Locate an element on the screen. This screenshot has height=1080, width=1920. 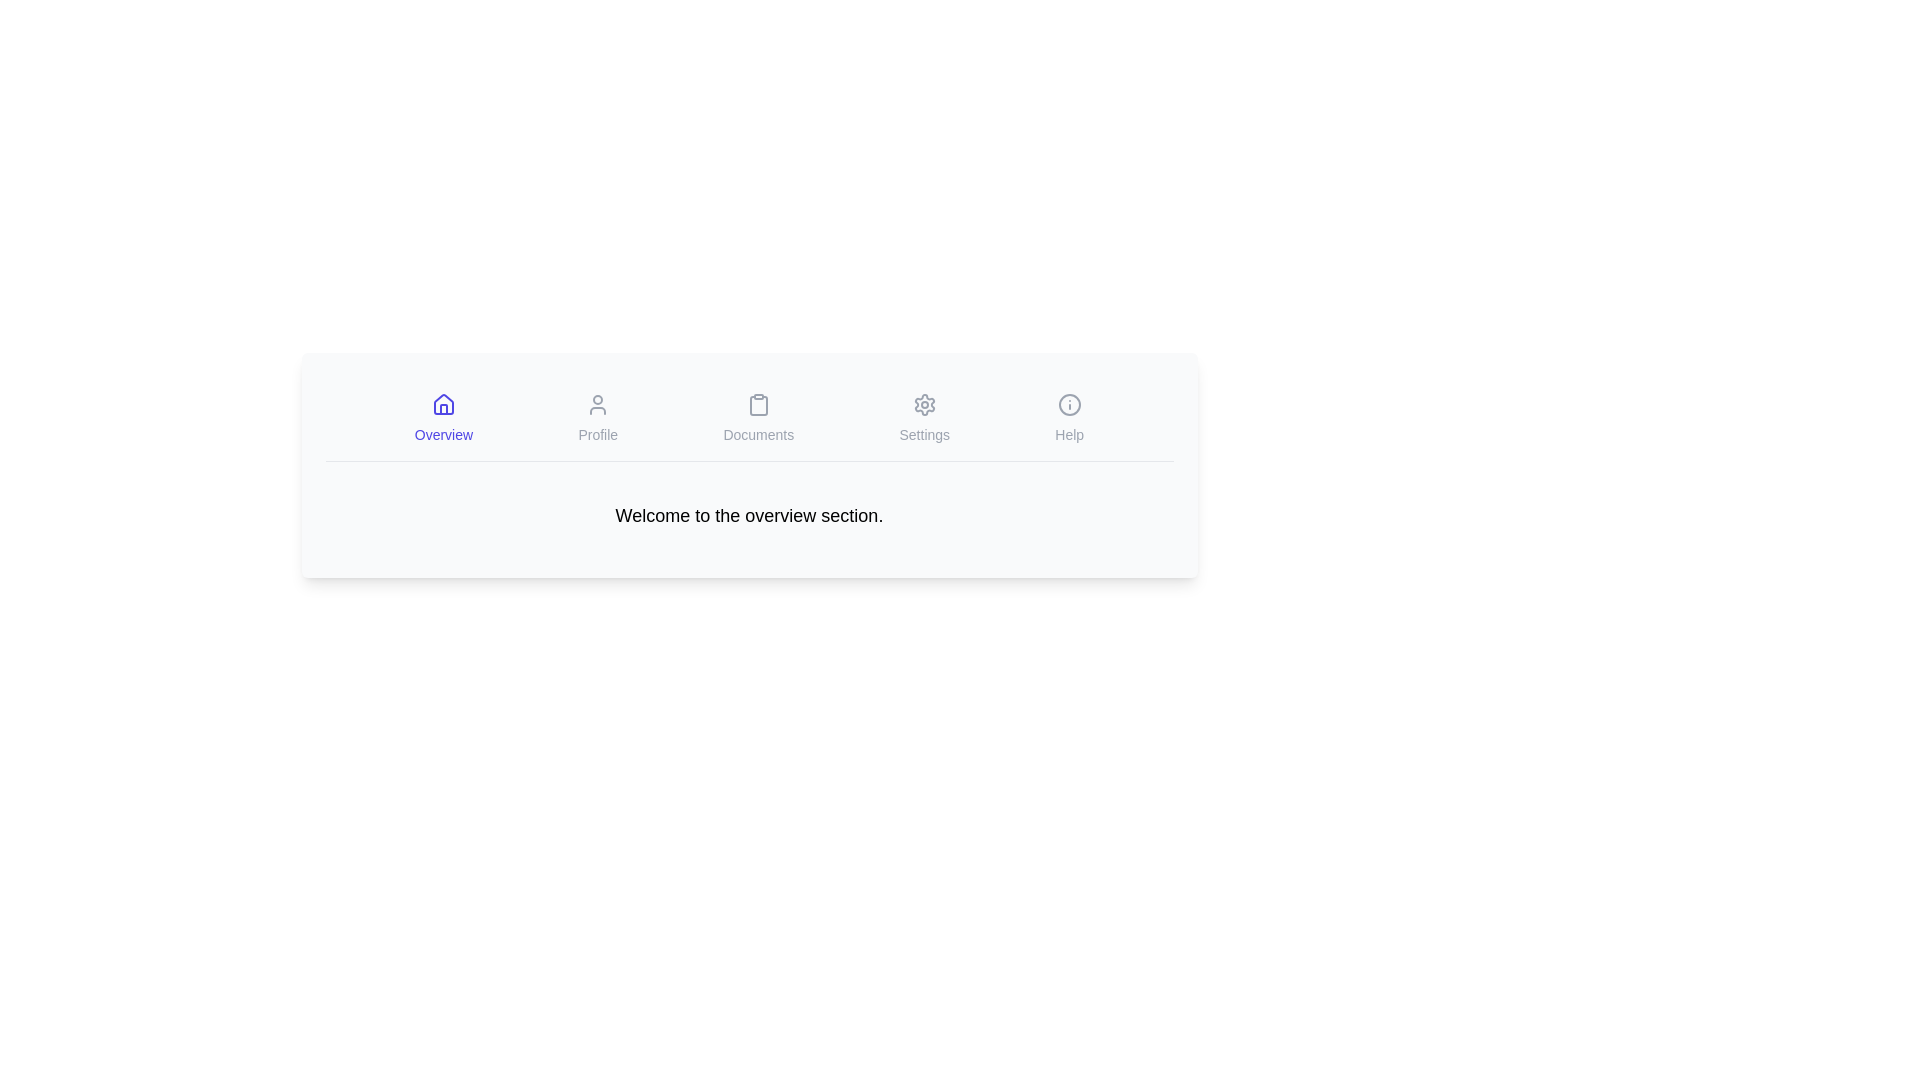
the navigation button that redirects to the documents section, located between the 'Profile' and 'Settings' items in the navigation bar is located at coordinates (757, 418).